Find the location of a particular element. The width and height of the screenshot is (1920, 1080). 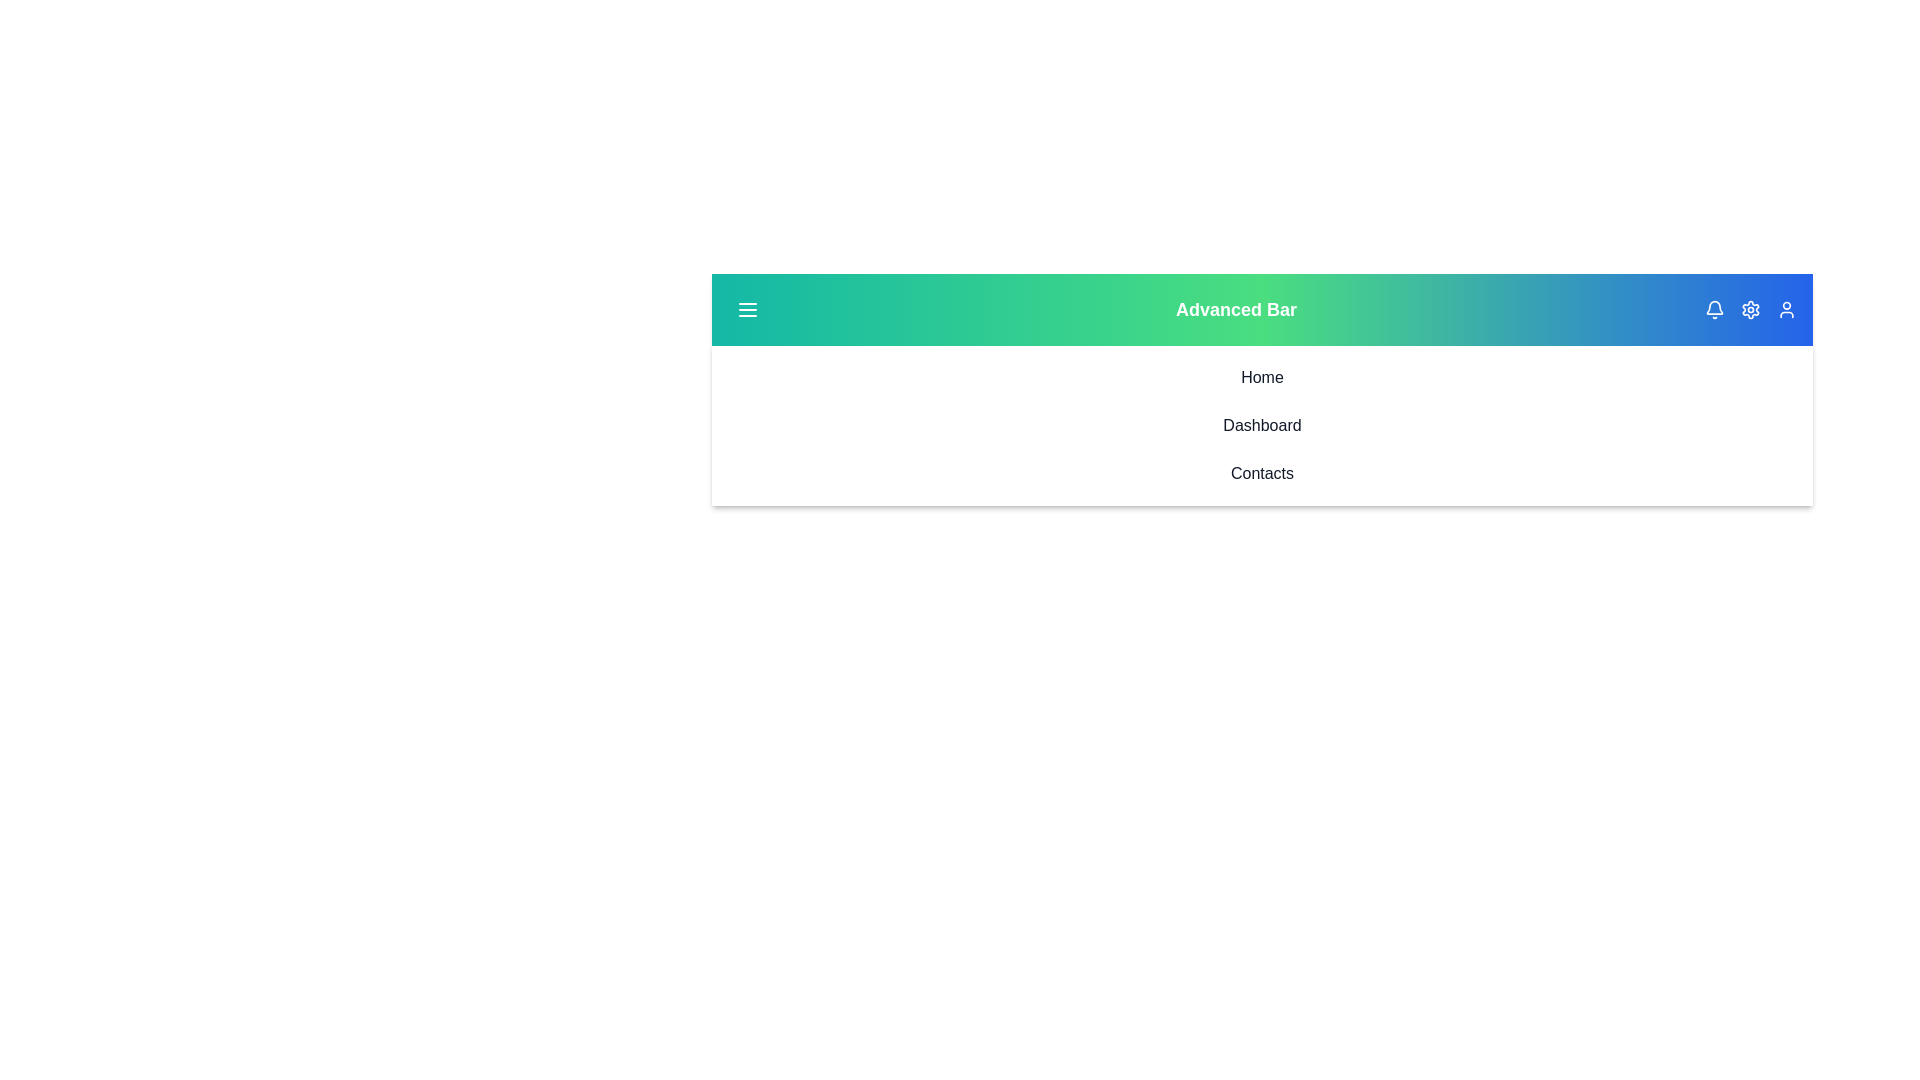

the 'Home' list item to navigate to the Home page is located at coordinates (1261, 378).